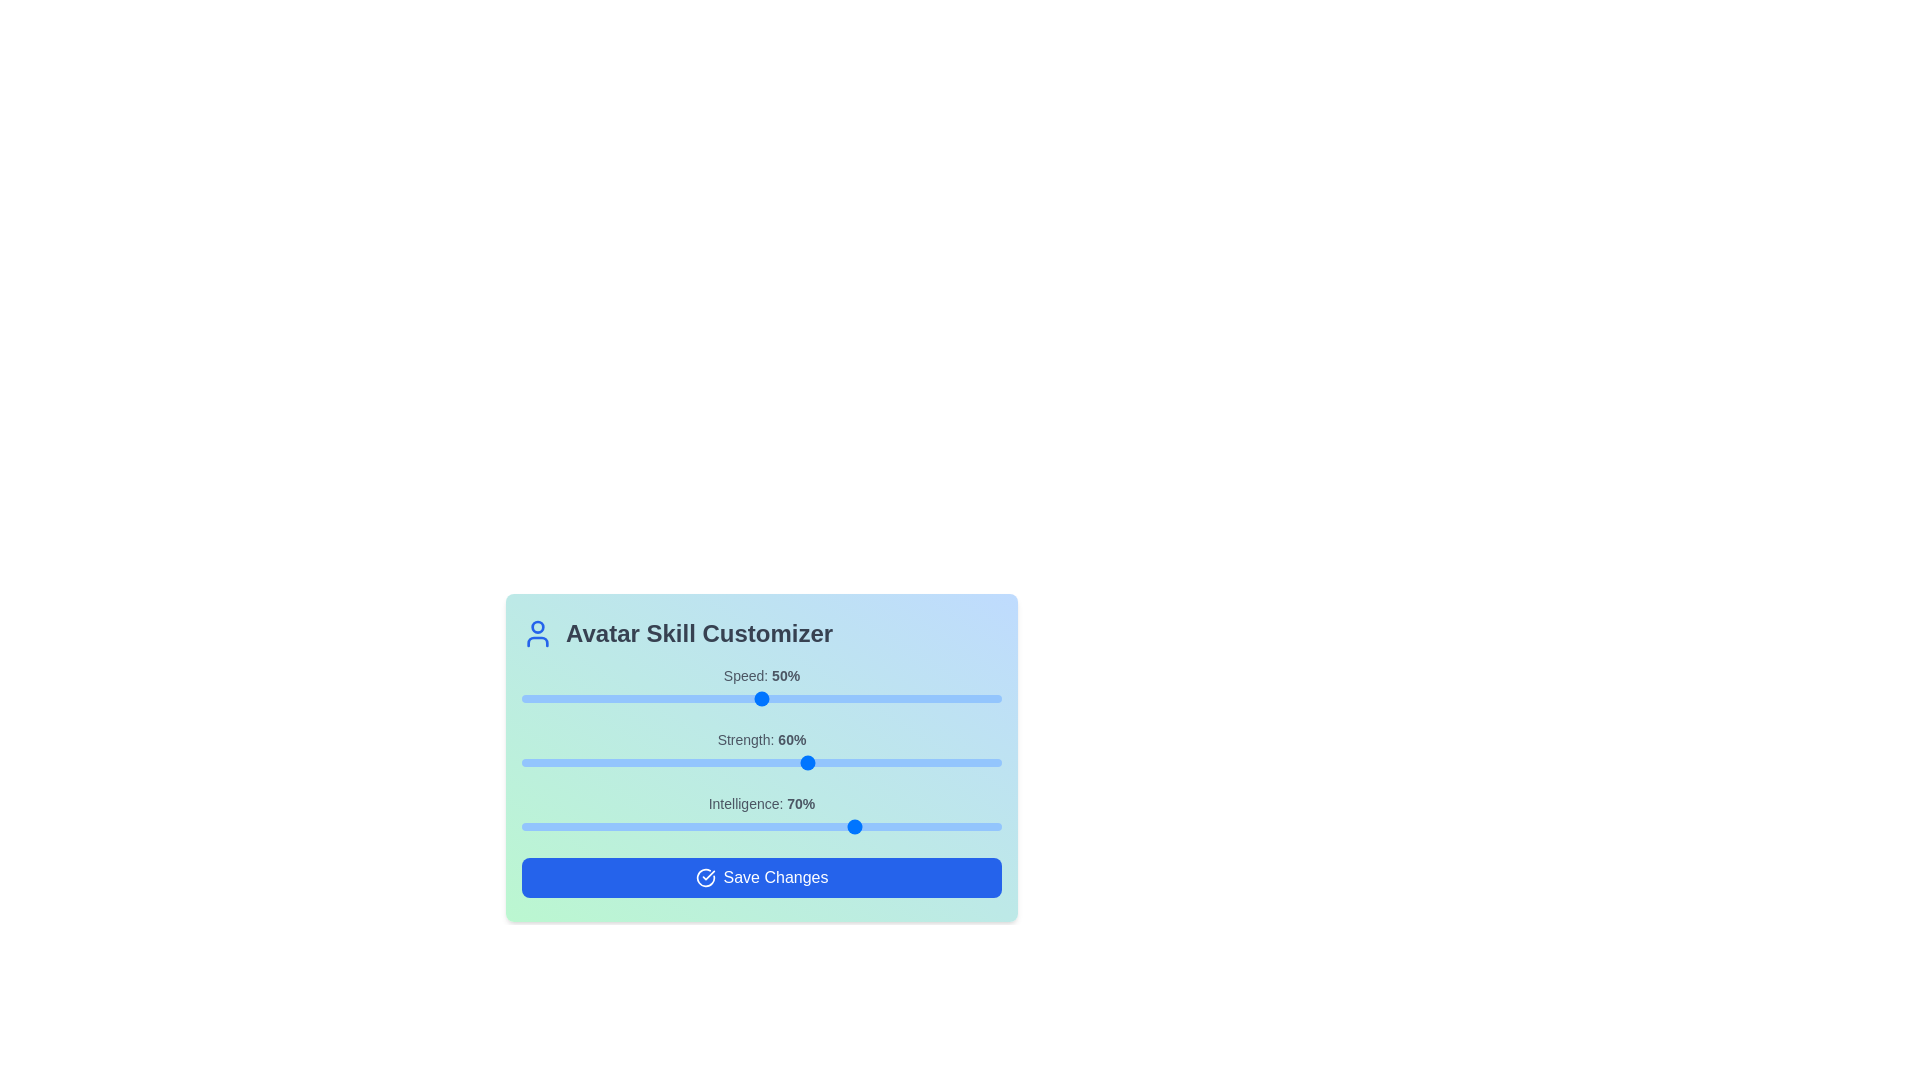 The height and width of the screenshot is (1080, 1920). I want to click on the speed, so click(829, 697).